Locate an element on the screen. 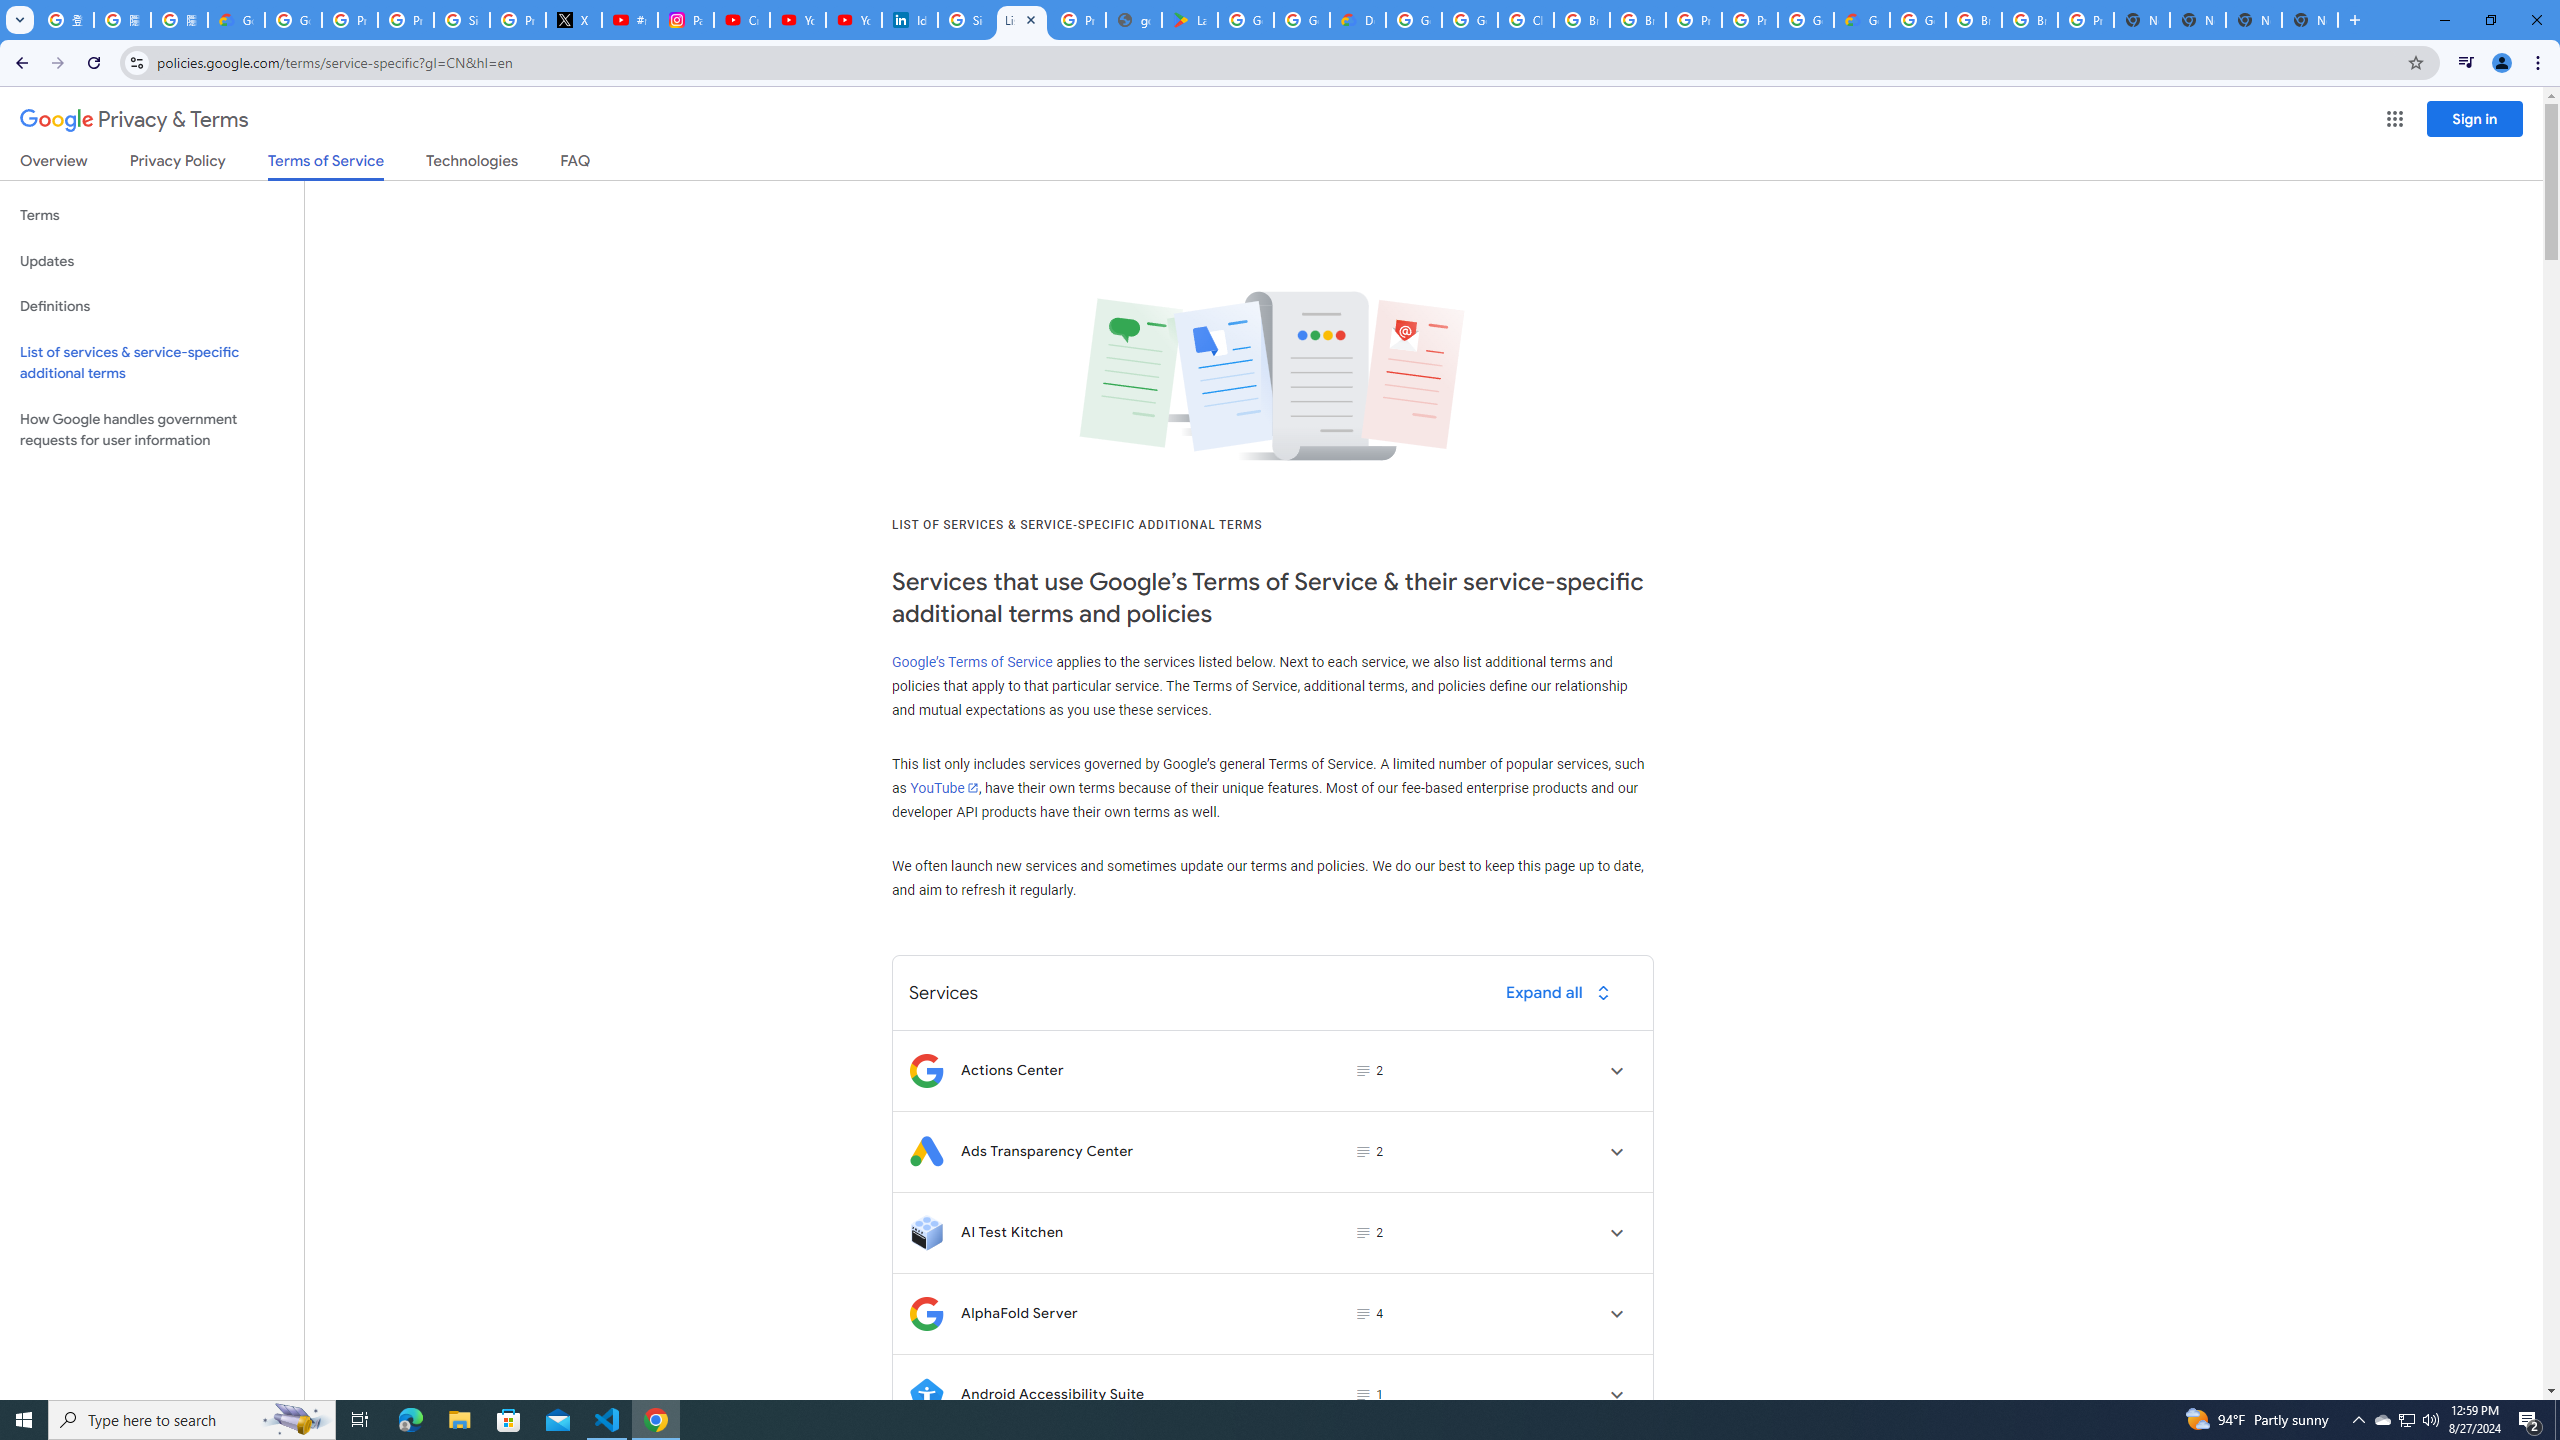 Image resolution: width=2560 pixels, height=1440 pixels. 'Logo for Actions Center' is located at coordinates (925, 1069).